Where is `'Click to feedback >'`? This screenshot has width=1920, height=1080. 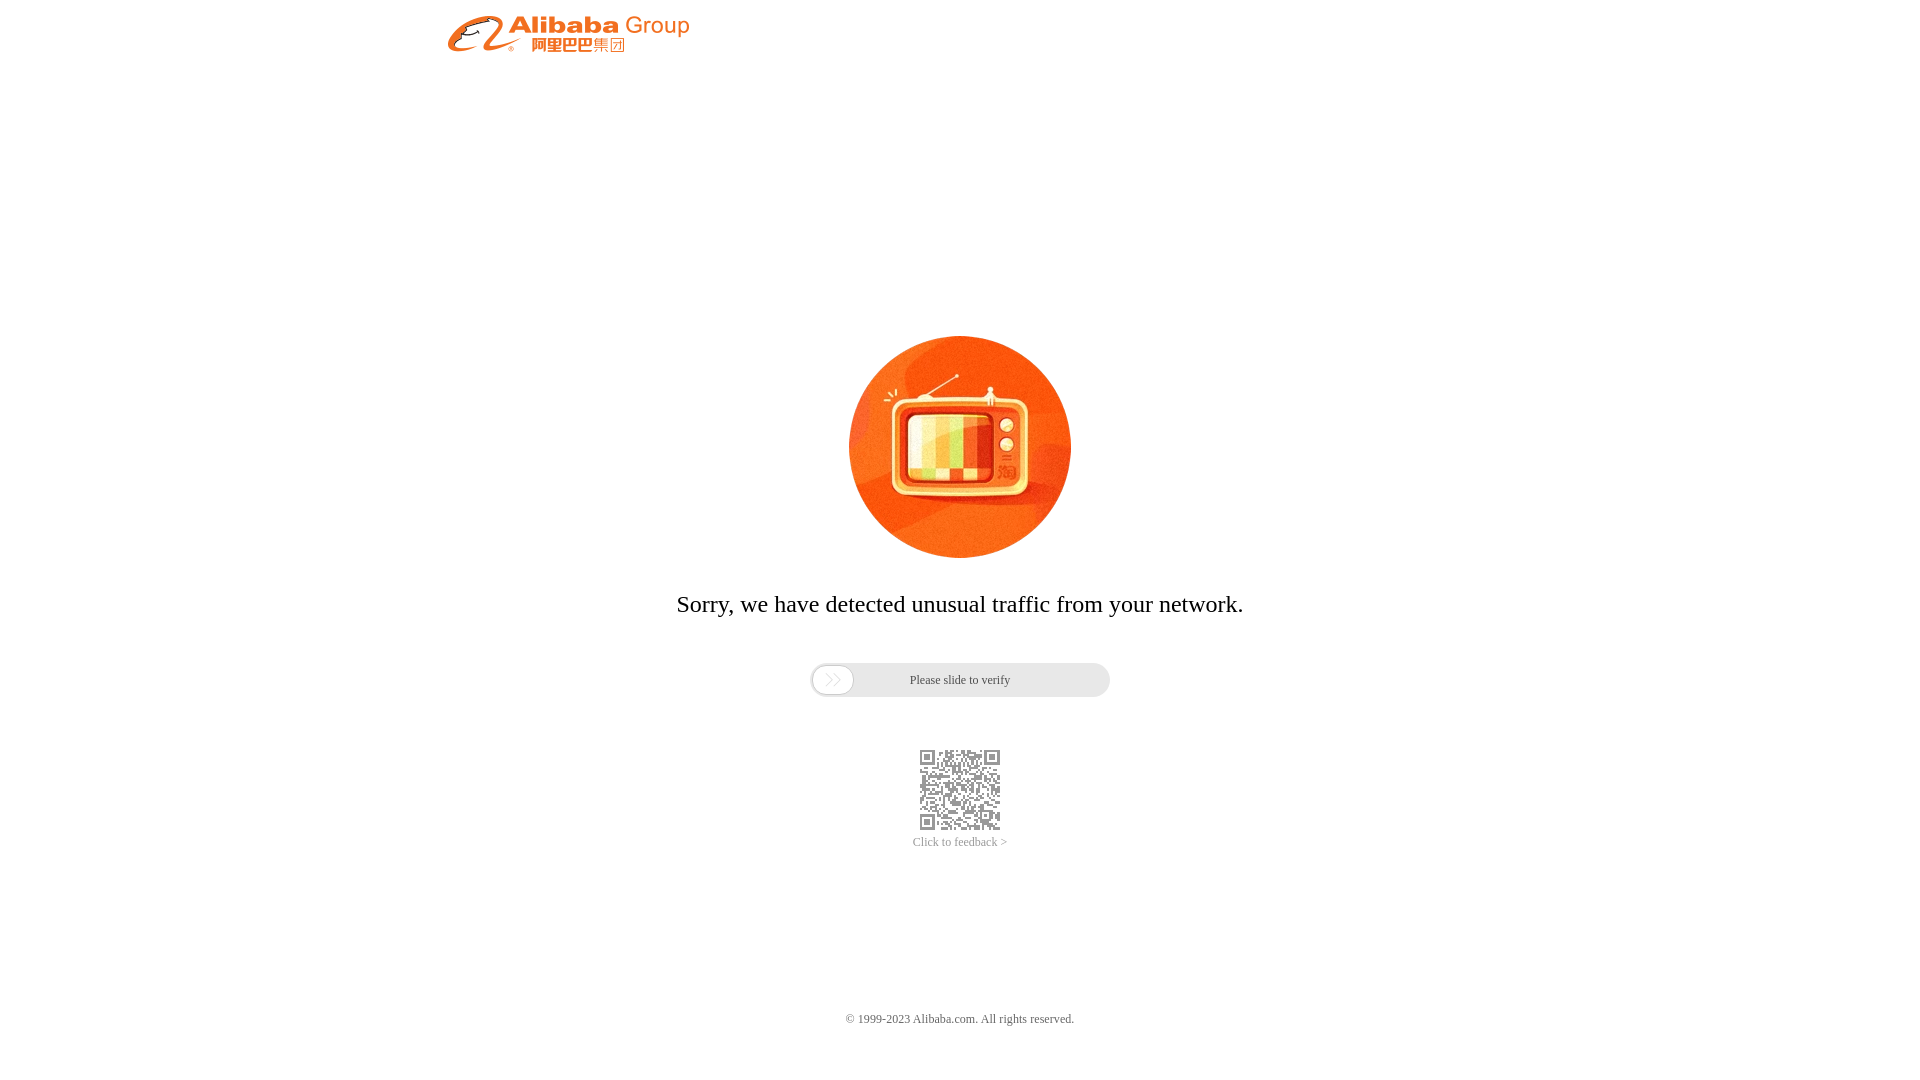
'Click to feedback >' is located at coordinates (960, 842).